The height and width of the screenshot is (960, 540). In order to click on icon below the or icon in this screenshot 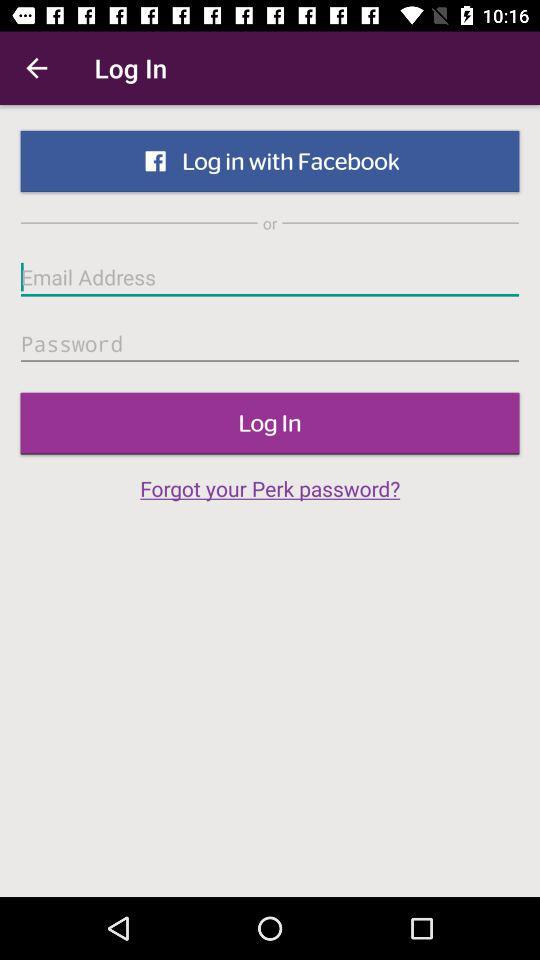, I will do `click(270, 276)`.